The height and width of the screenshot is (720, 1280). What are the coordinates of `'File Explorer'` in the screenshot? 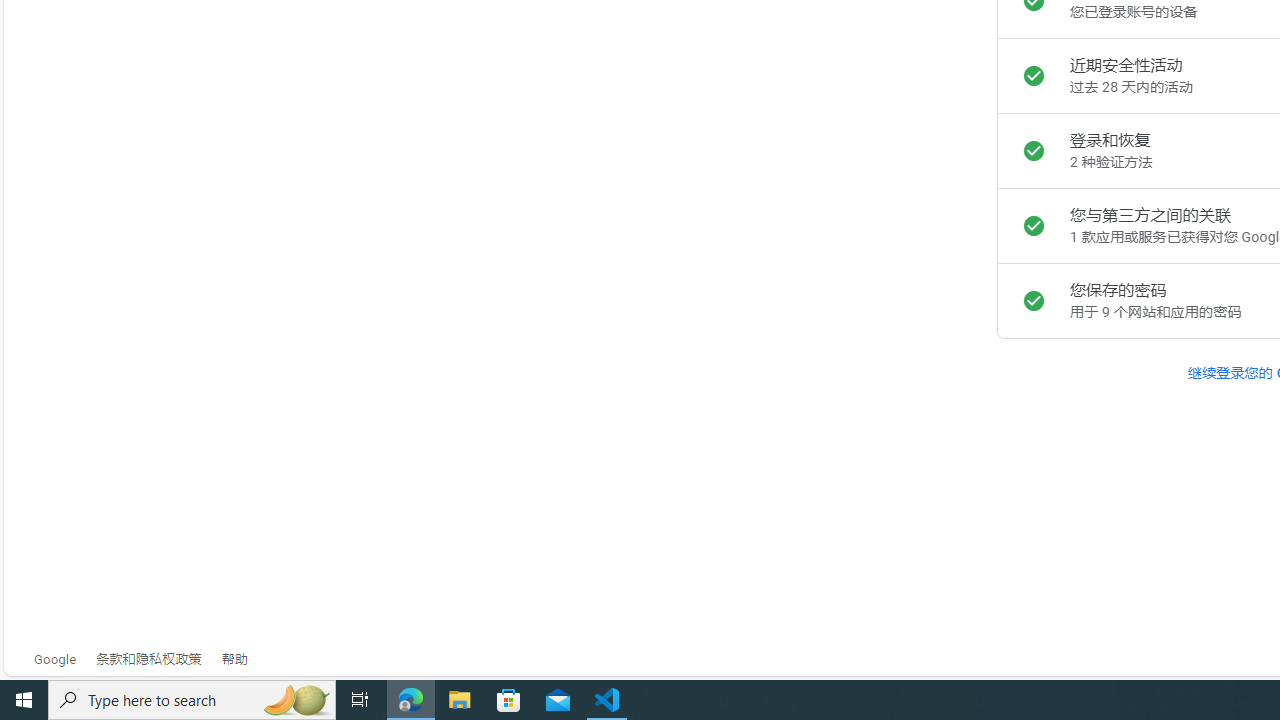 It's located at (459, 698).